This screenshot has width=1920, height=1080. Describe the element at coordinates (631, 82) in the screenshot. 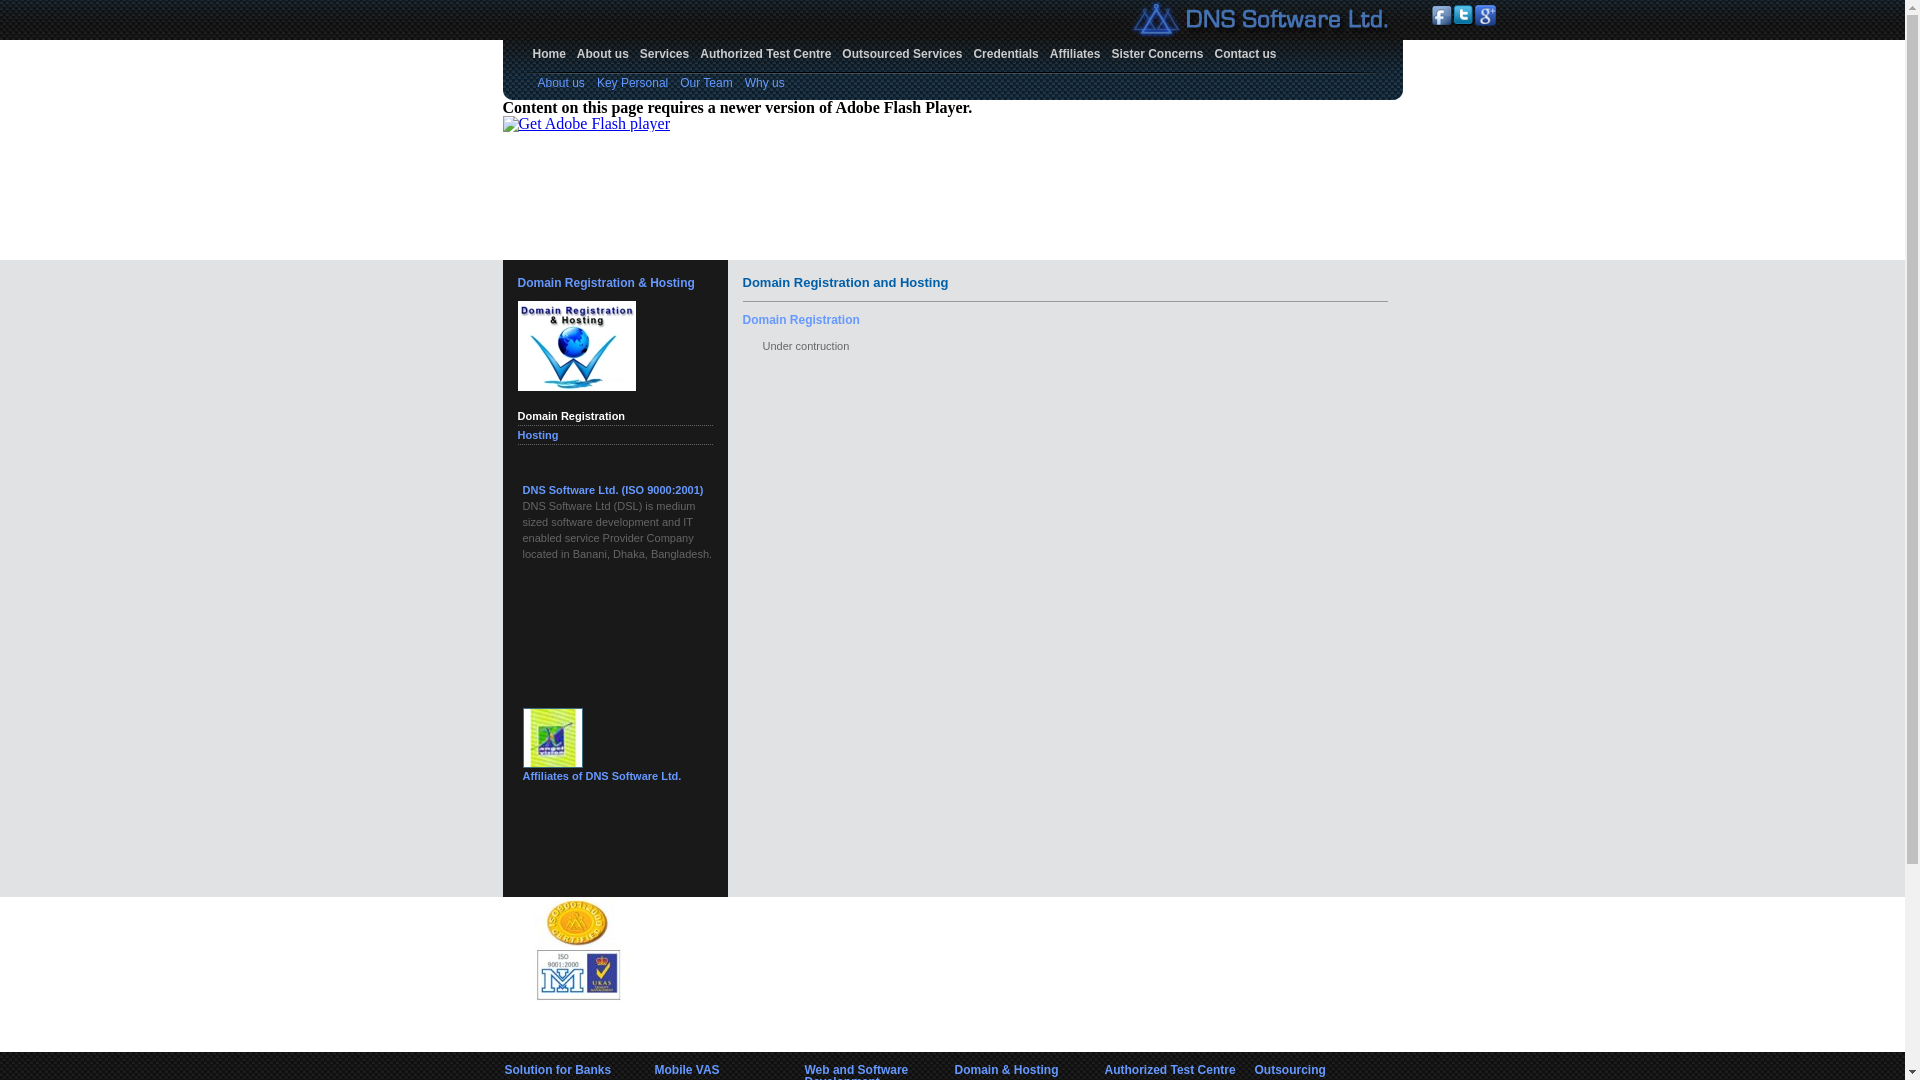

I see `'Key Personal'` at that location.